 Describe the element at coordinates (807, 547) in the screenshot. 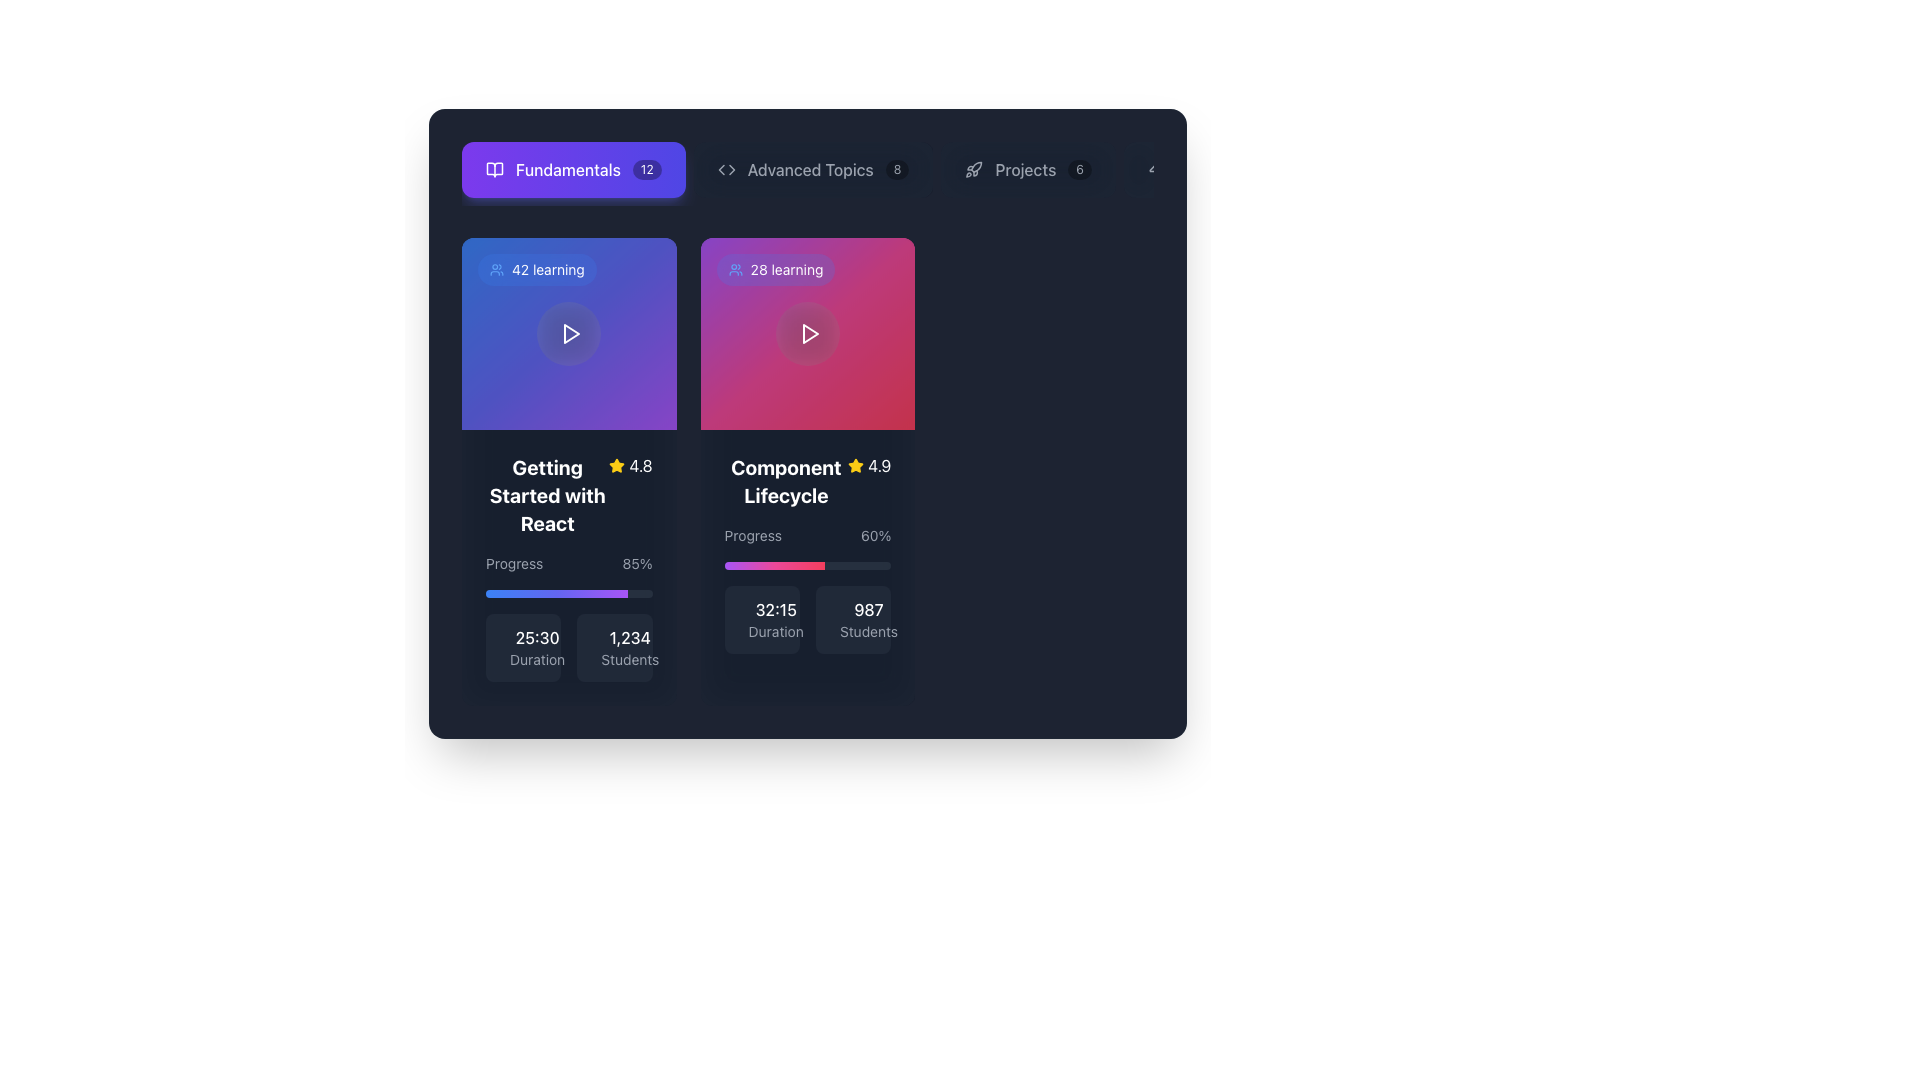

I see `the progress bar displaying 'Progress' and '60%' in the Component Lifecycle card located in the second column` at that location.